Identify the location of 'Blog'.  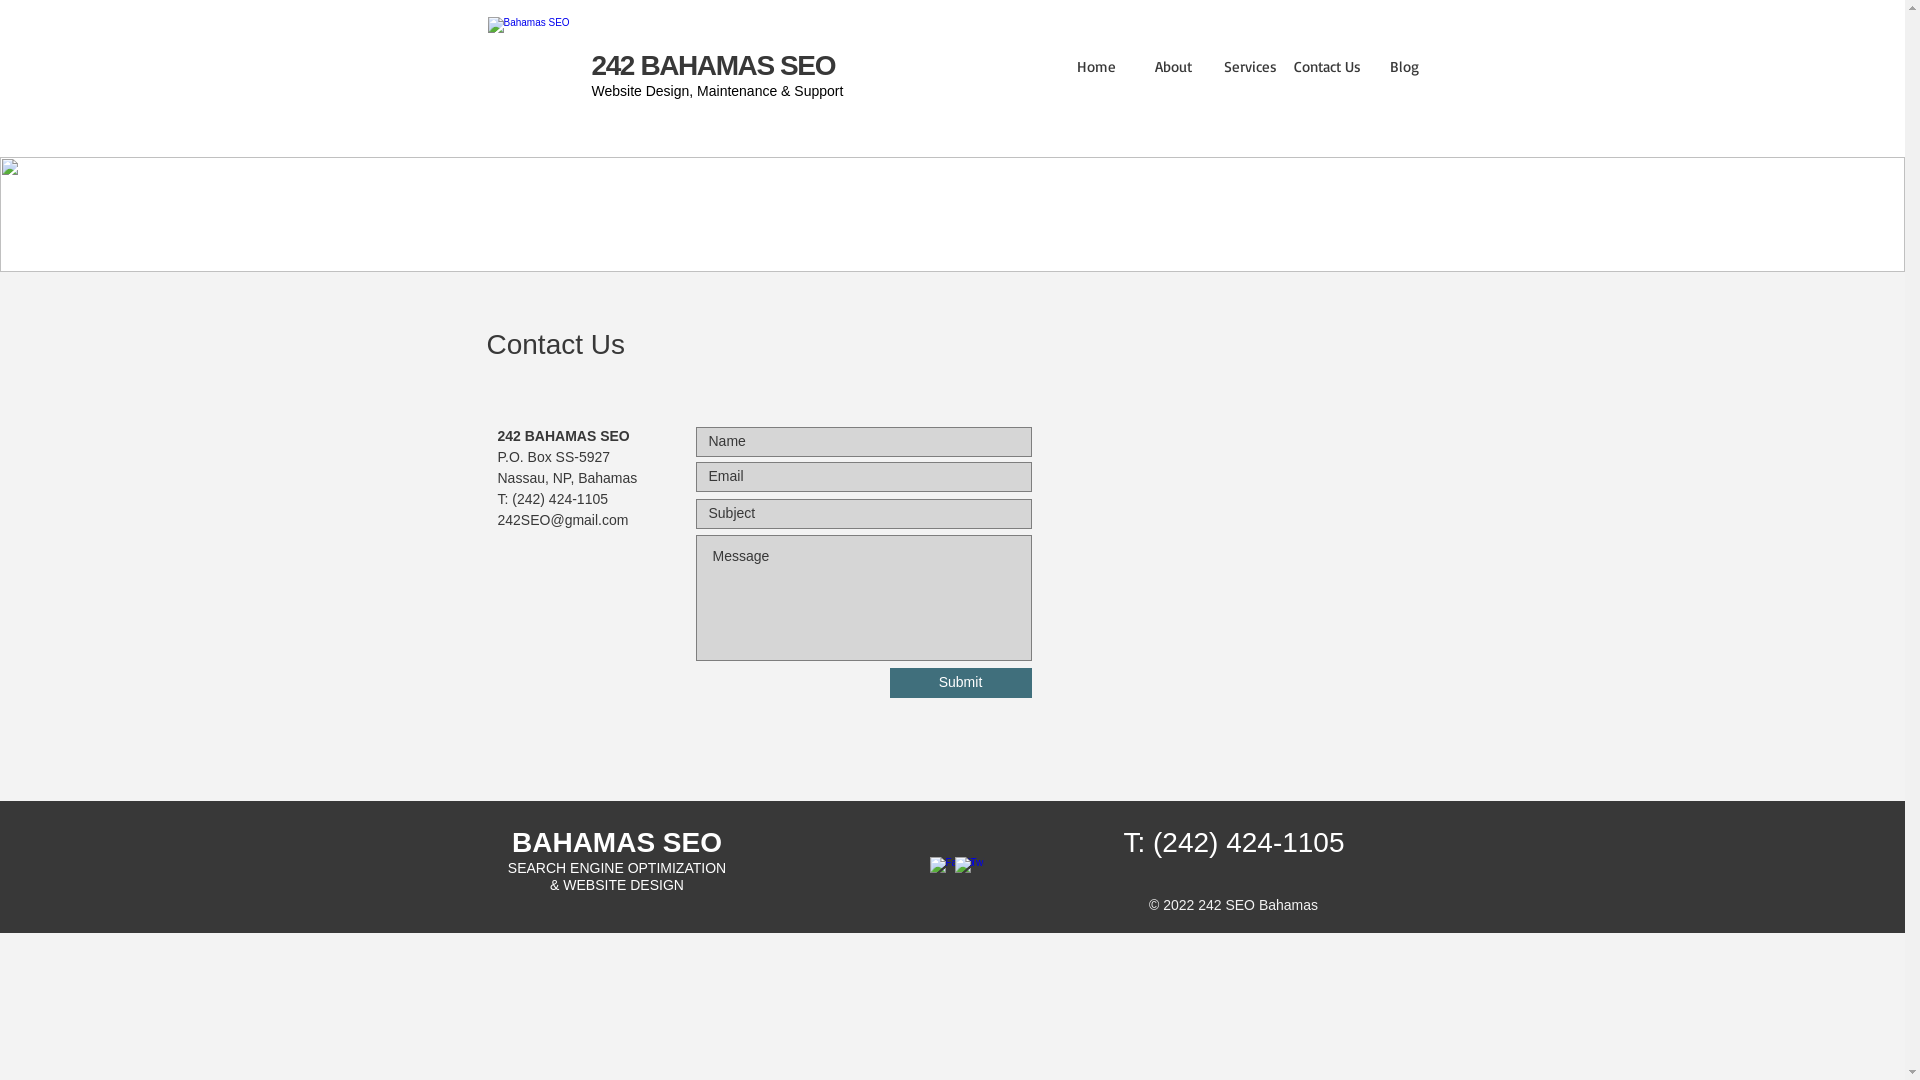
(1402, 65).